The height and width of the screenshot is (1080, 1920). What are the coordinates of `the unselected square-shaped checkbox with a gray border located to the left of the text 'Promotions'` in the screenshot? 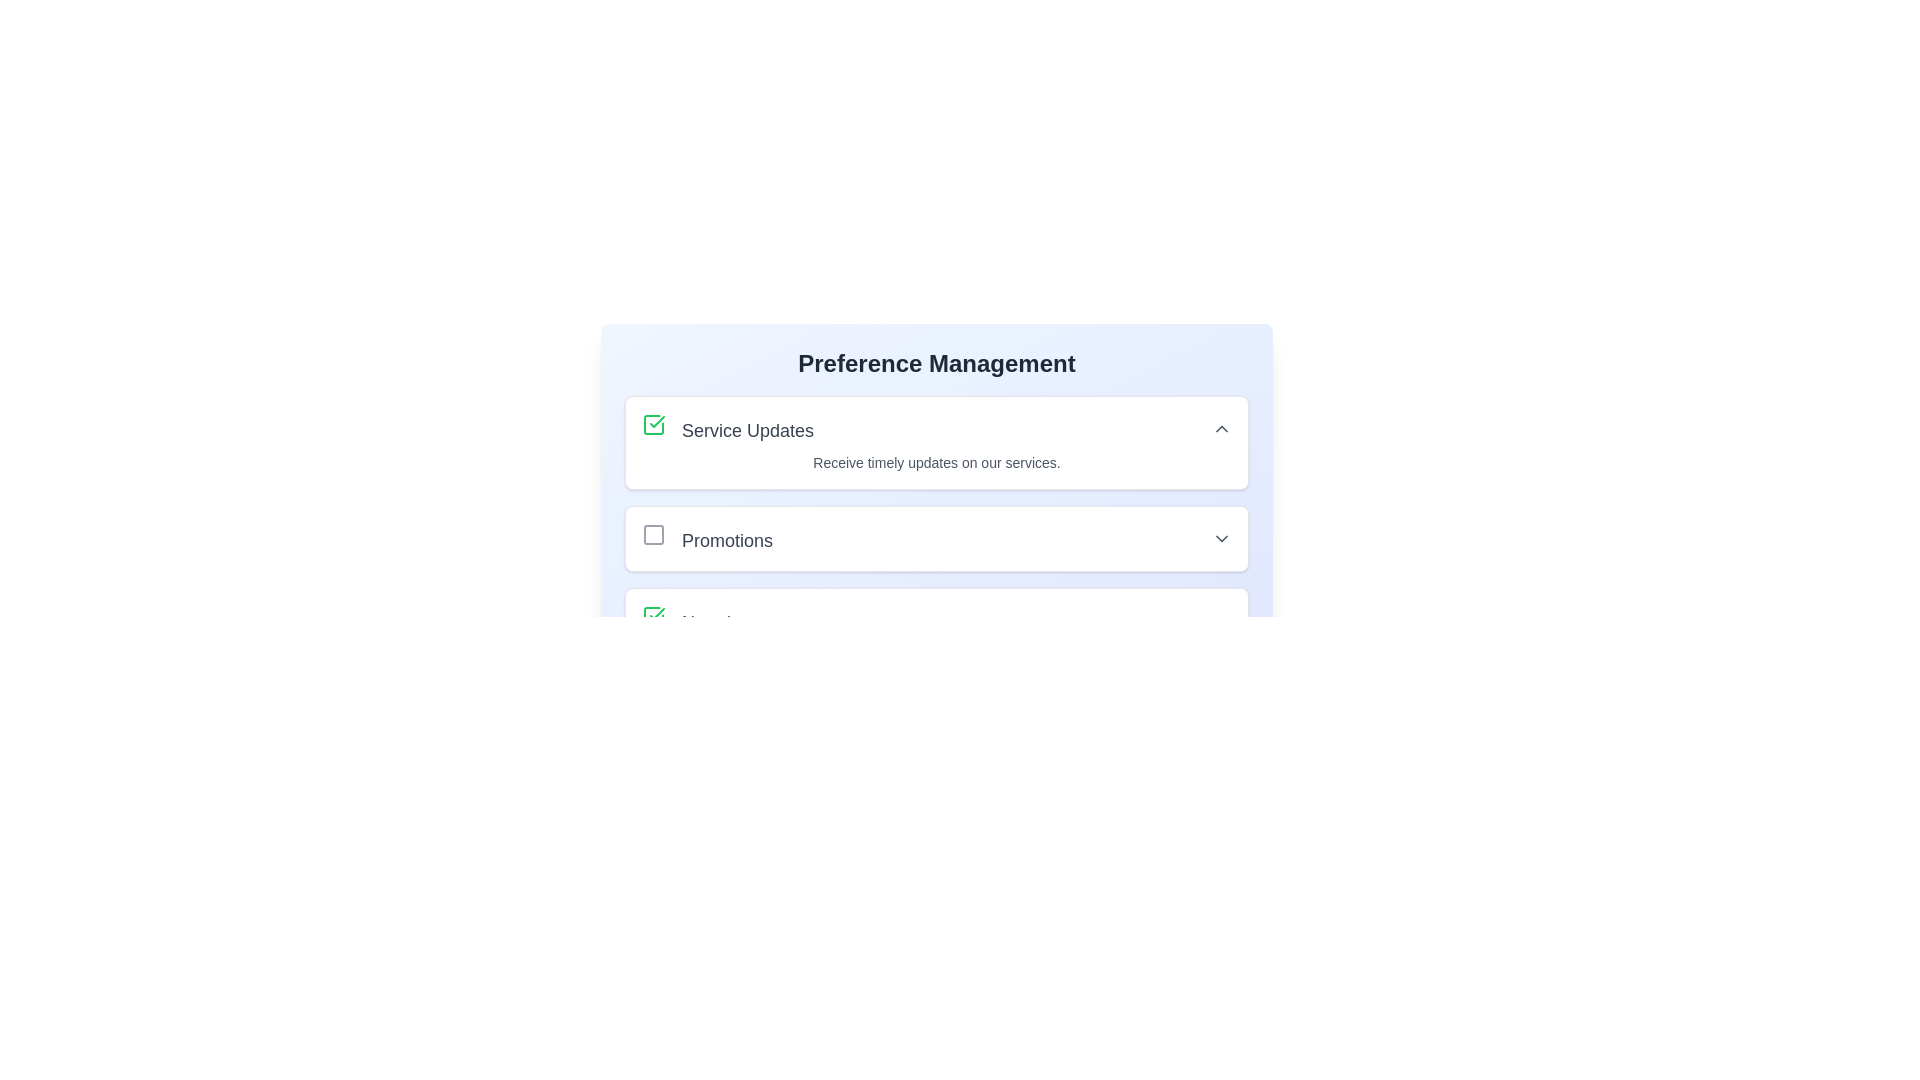 It's located at (653, 534).